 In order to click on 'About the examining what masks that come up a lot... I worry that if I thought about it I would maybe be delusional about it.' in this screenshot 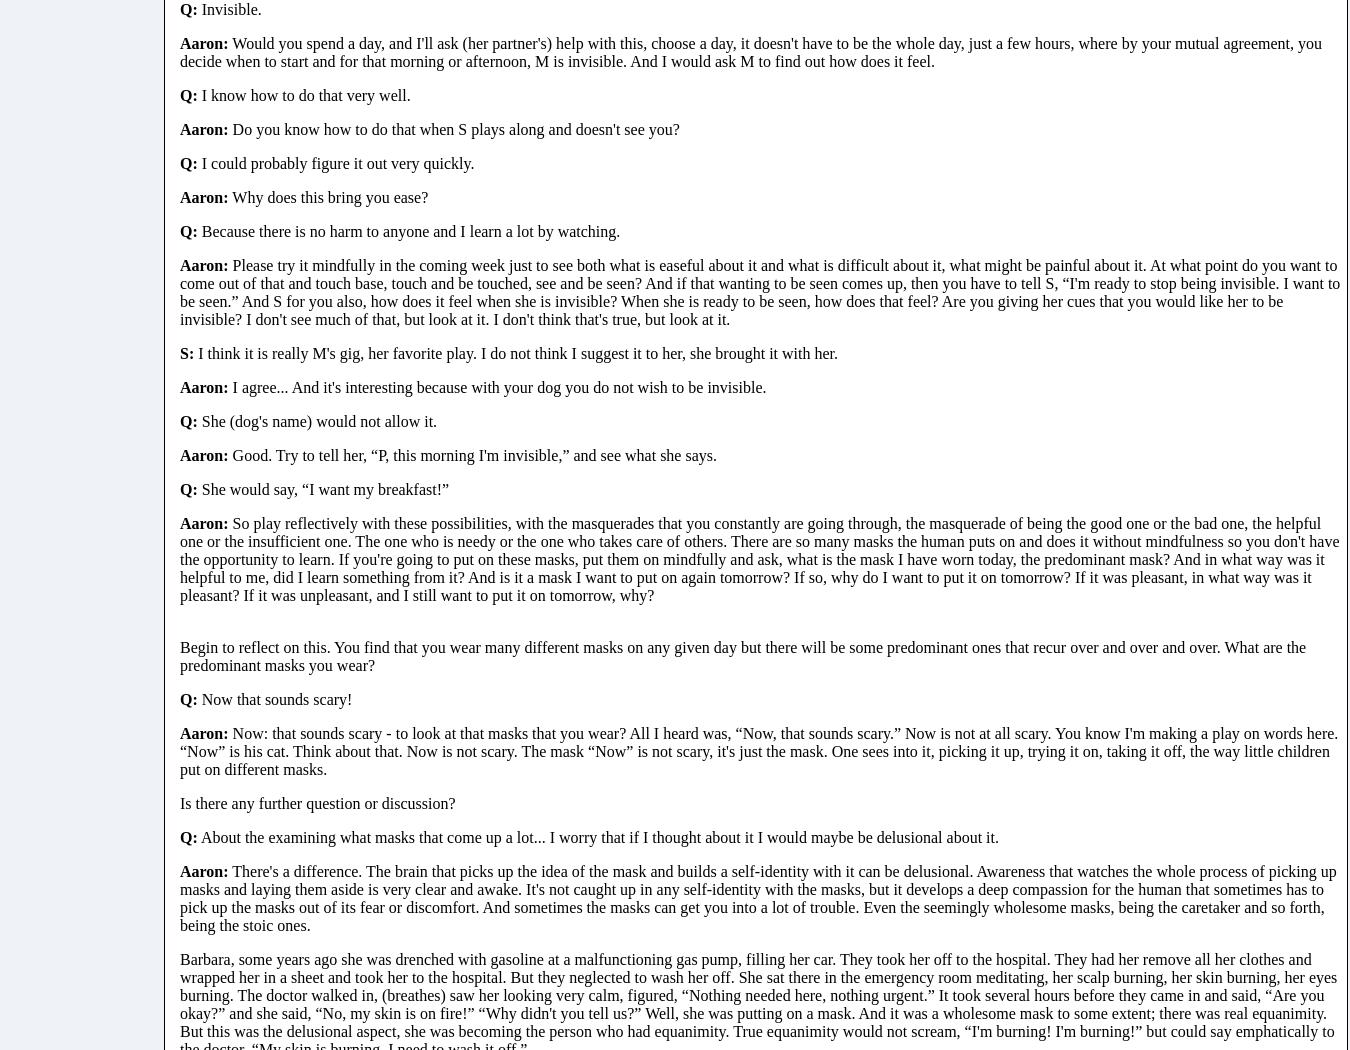, I will do `click(597, 836)`.